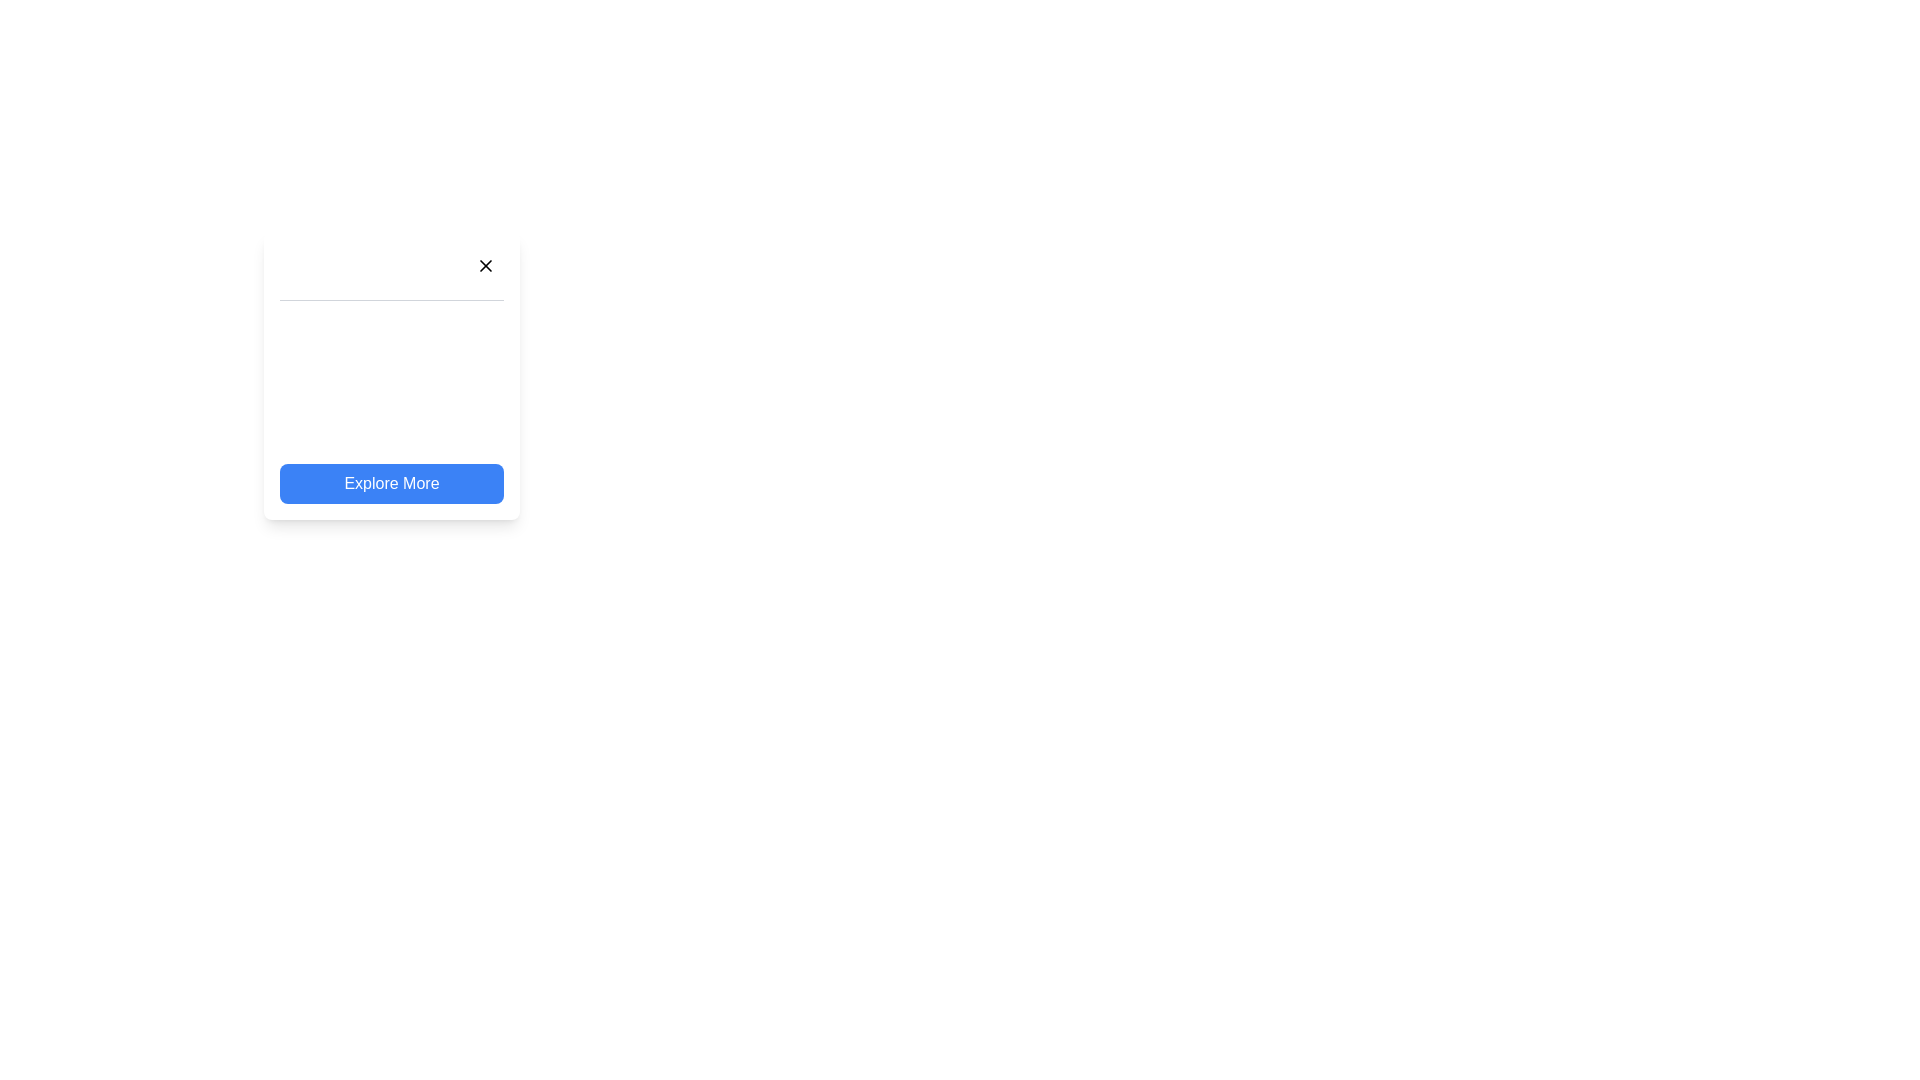  I want to click on the Close button icon located in the top-right corner of the card-like UI block, so click(485, 265).